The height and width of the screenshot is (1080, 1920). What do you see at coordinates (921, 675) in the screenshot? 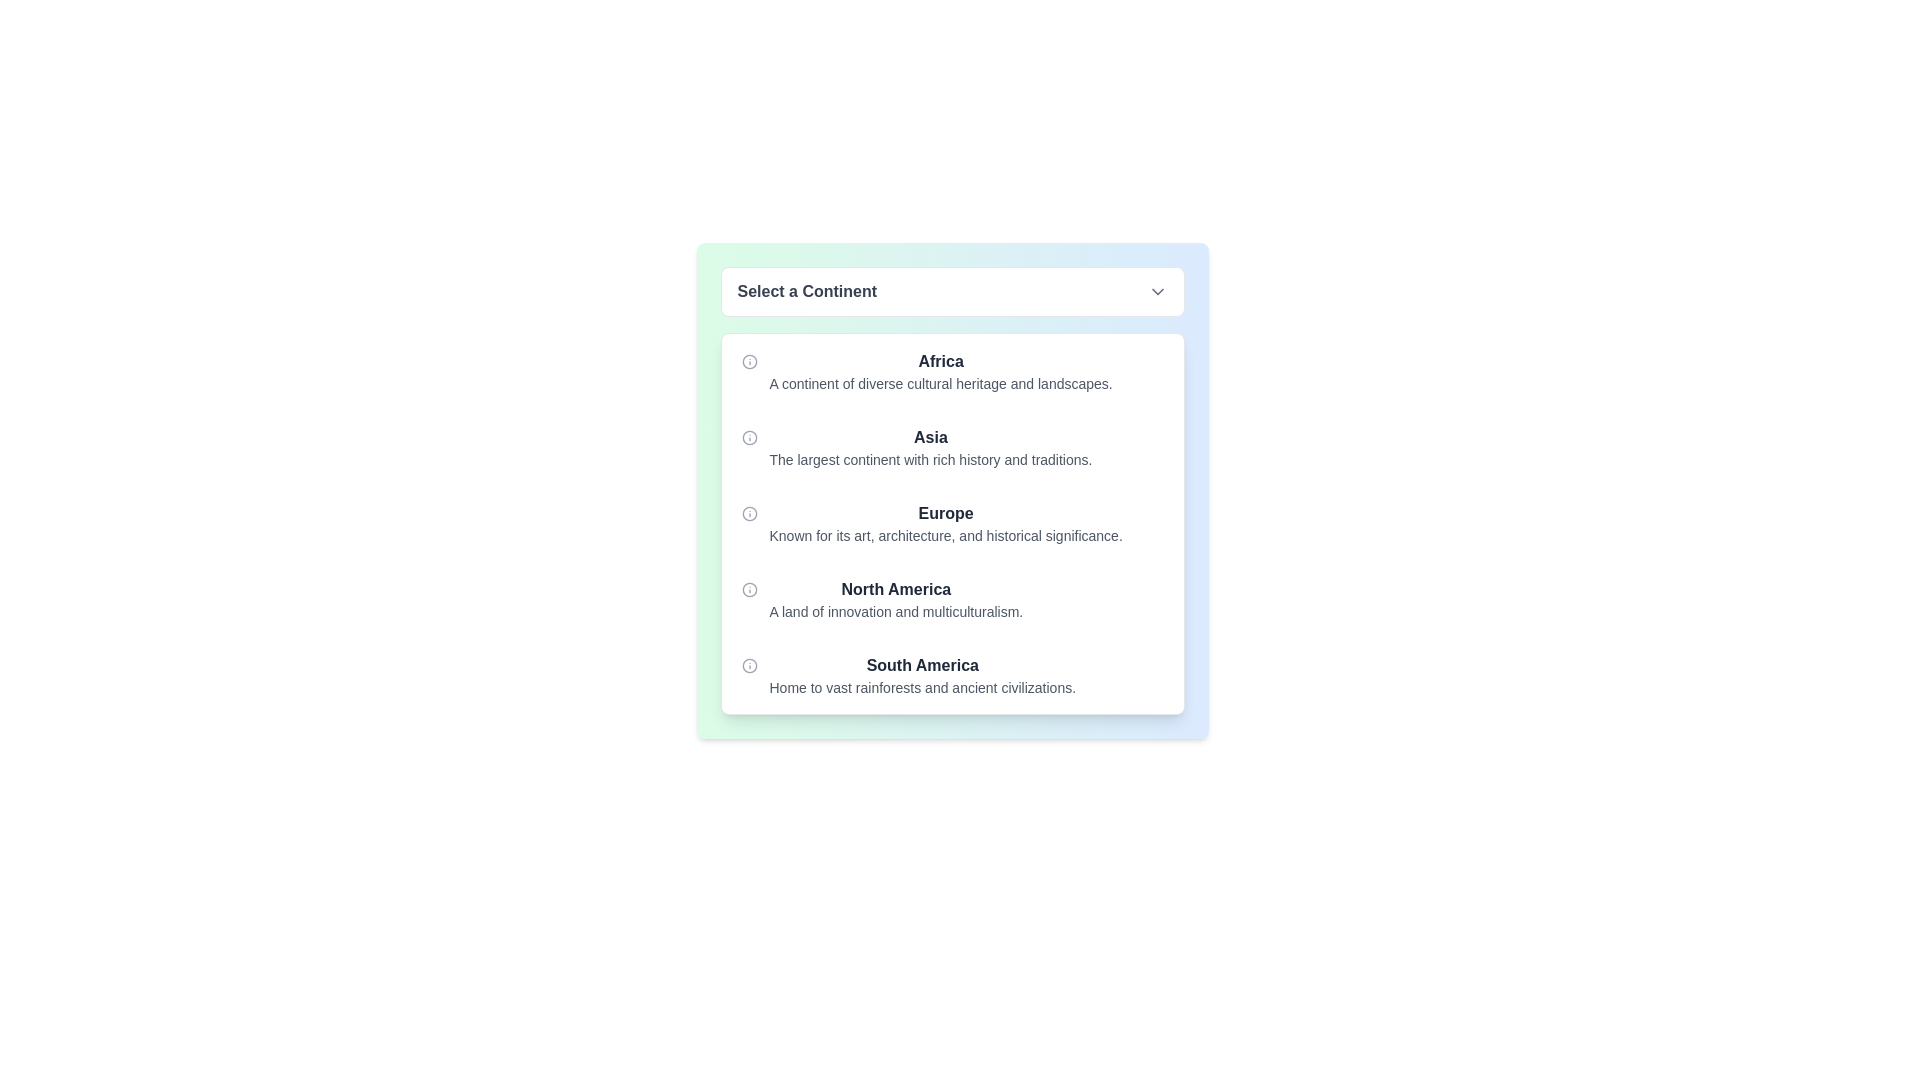
I see `to select the continent 'South America' which is the last option in the dropdown menu panel, styled with bold text and accompanied by a subtext` at bounding box center [921, 675].